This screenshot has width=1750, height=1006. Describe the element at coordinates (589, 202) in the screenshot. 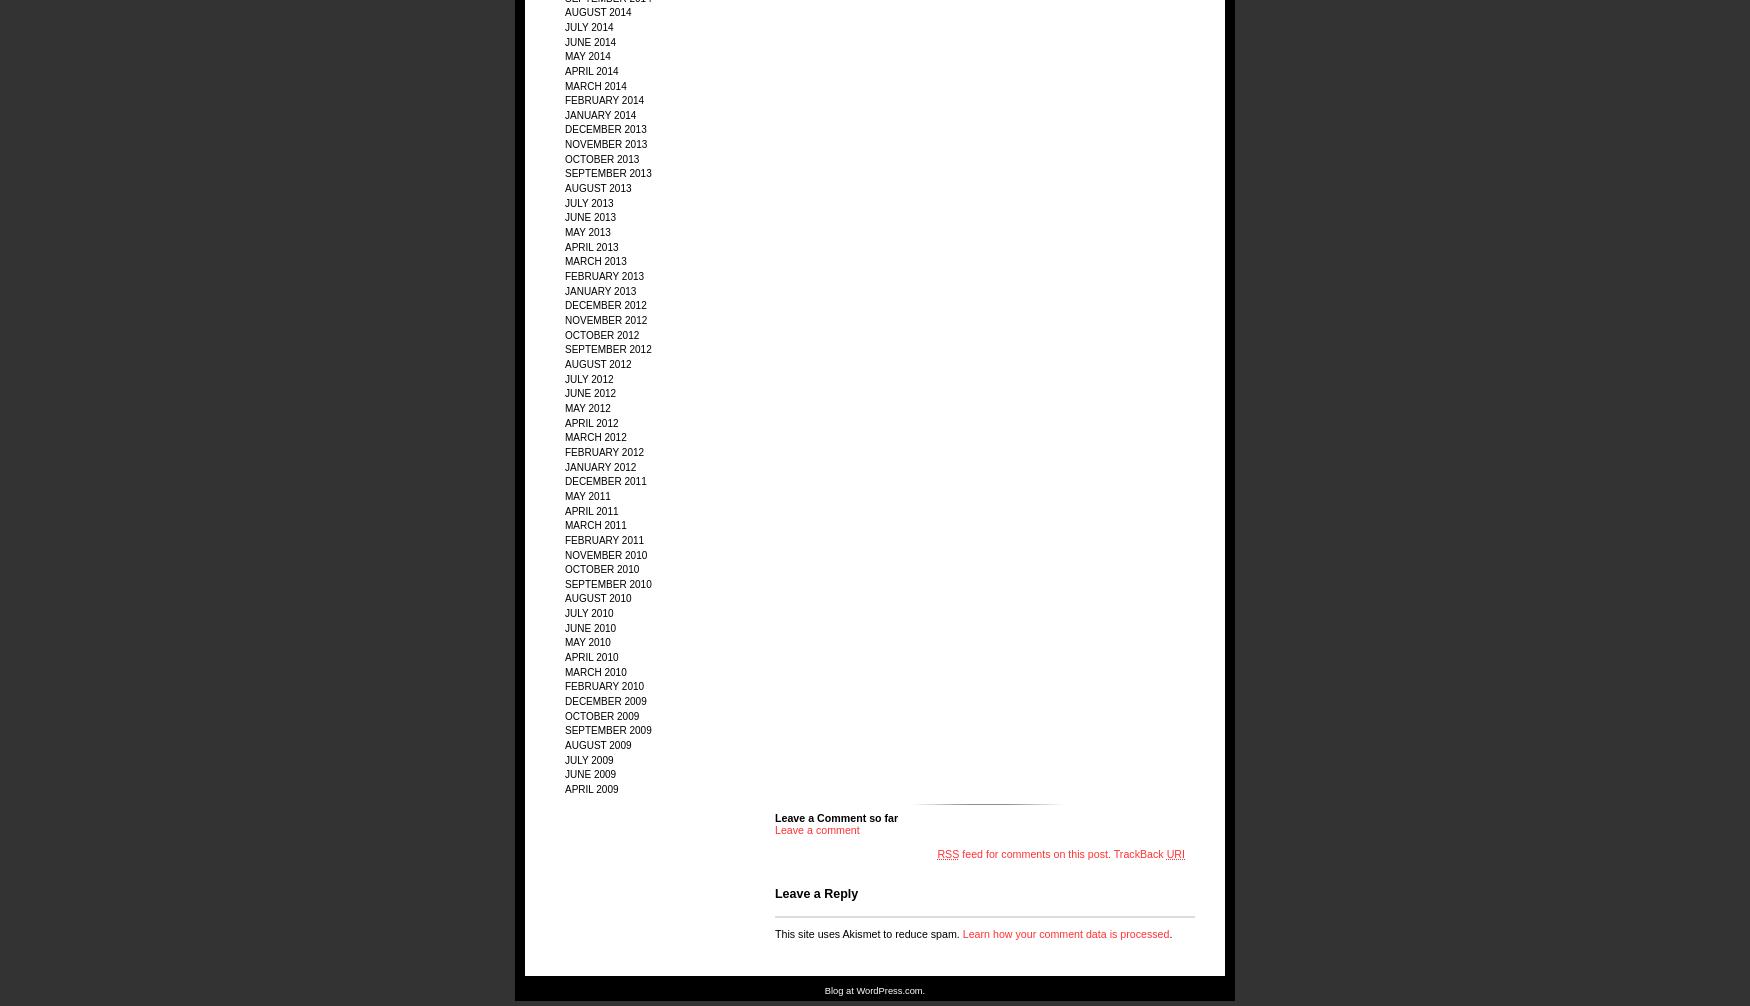

I see `'July 2013'` at that location.